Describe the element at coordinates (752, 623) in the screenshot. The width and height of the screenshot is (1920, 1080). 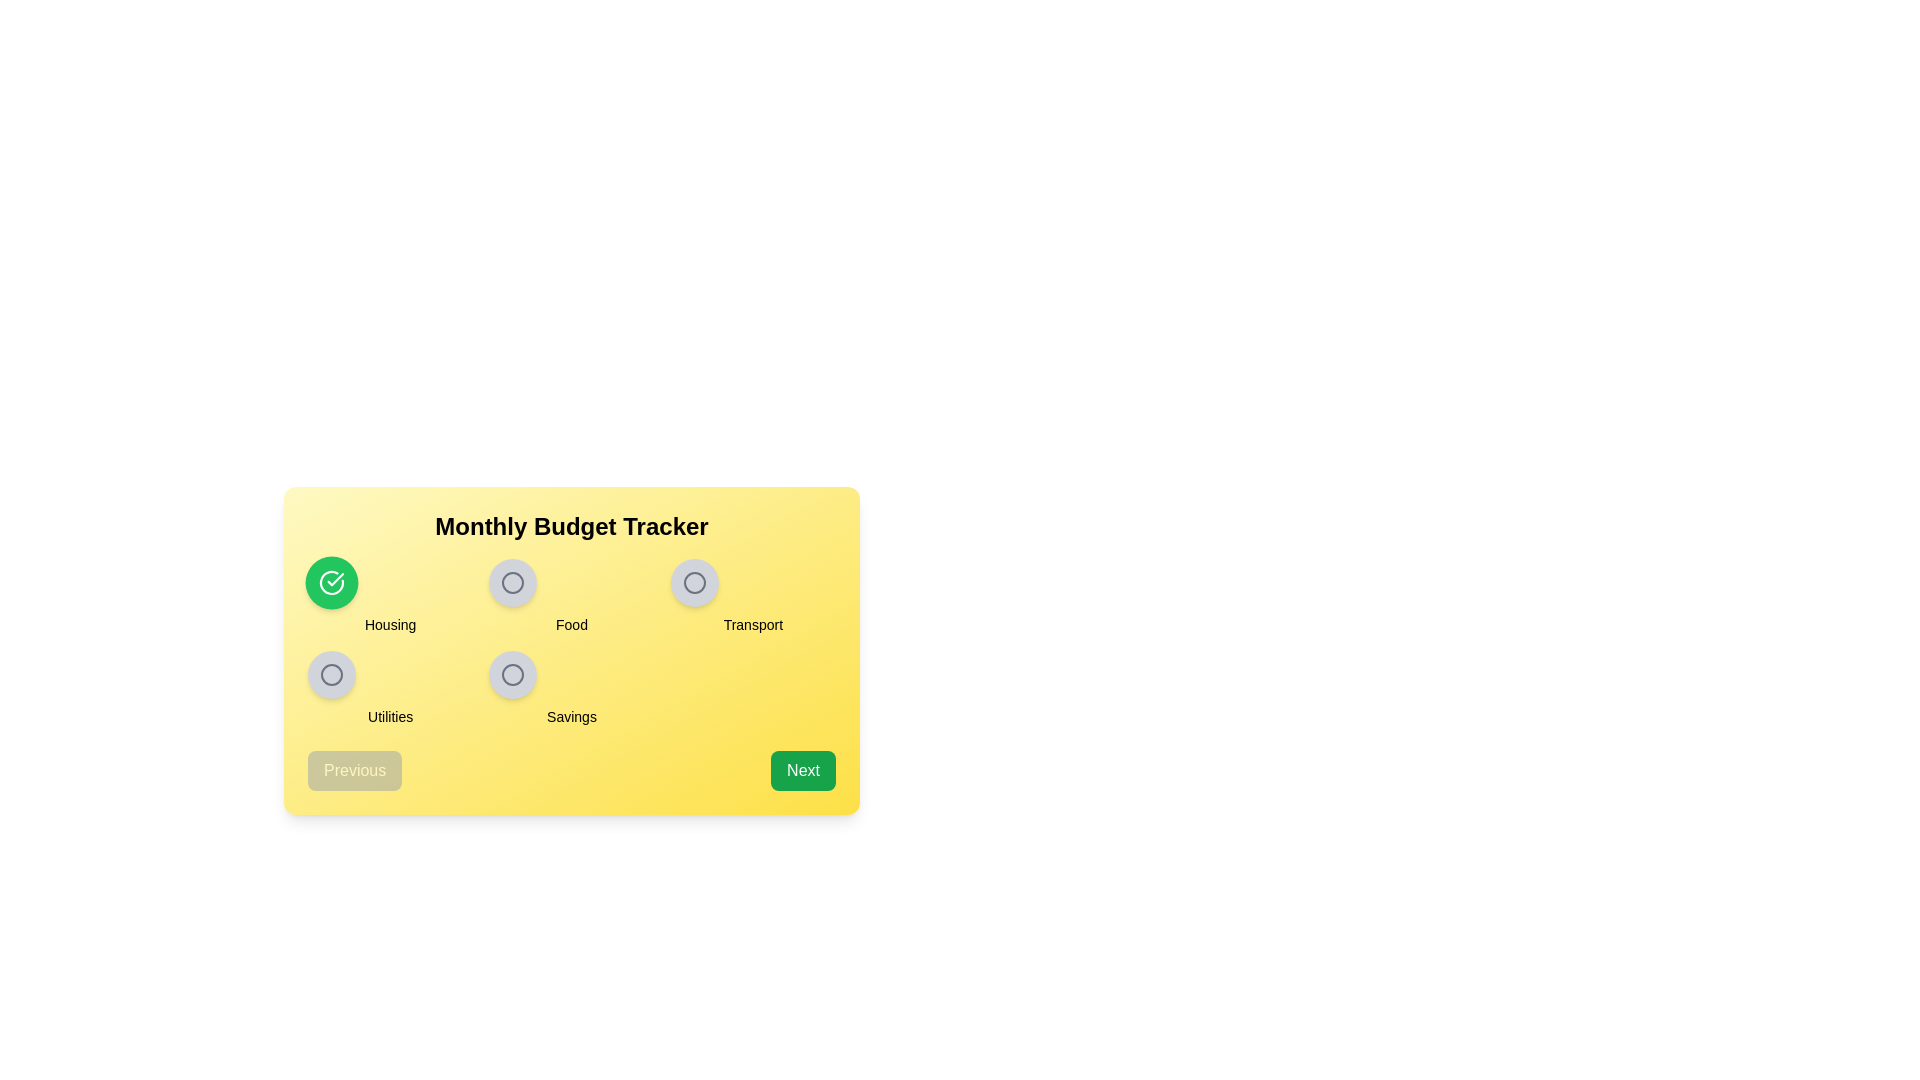
I see `'Transport' text label, which is prominently displayed on a yellow background below a circular icon in the interface` at that location.